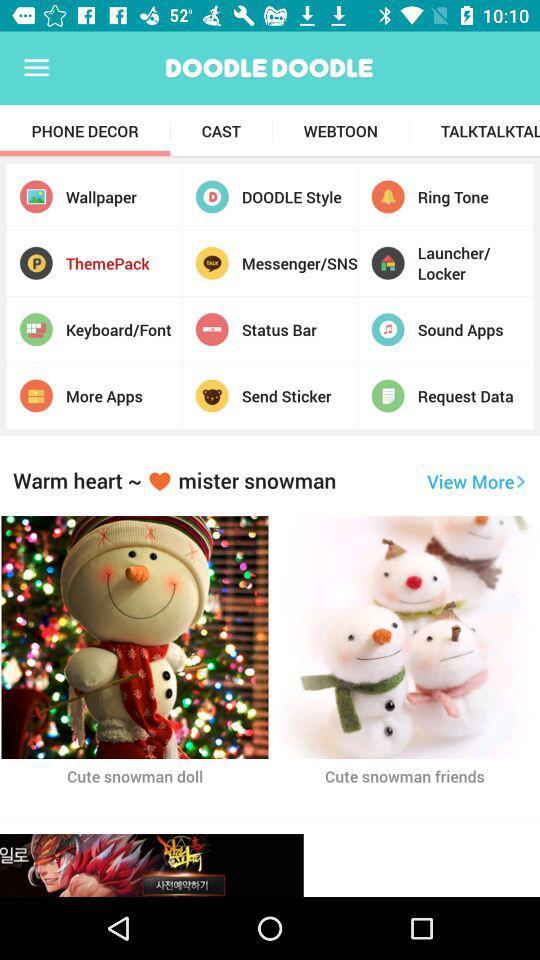  Describe the element at coordinates (220, 130) in the screenshot. I see `the cast app` at that location.